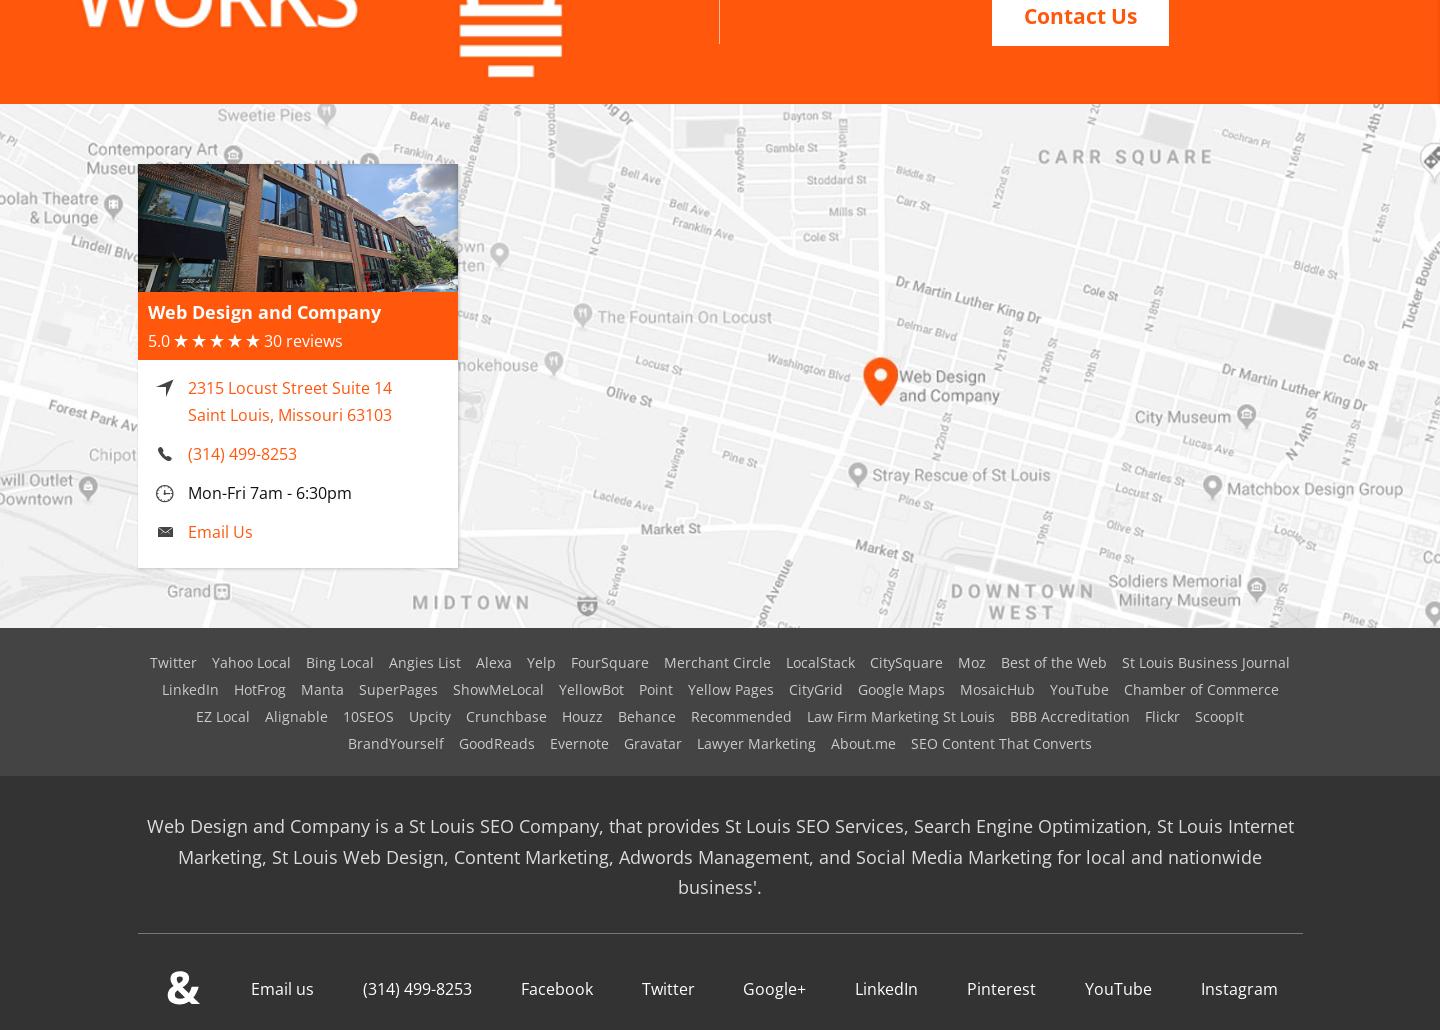  I want to click on 'ScoopIt', so click(1218, 691).